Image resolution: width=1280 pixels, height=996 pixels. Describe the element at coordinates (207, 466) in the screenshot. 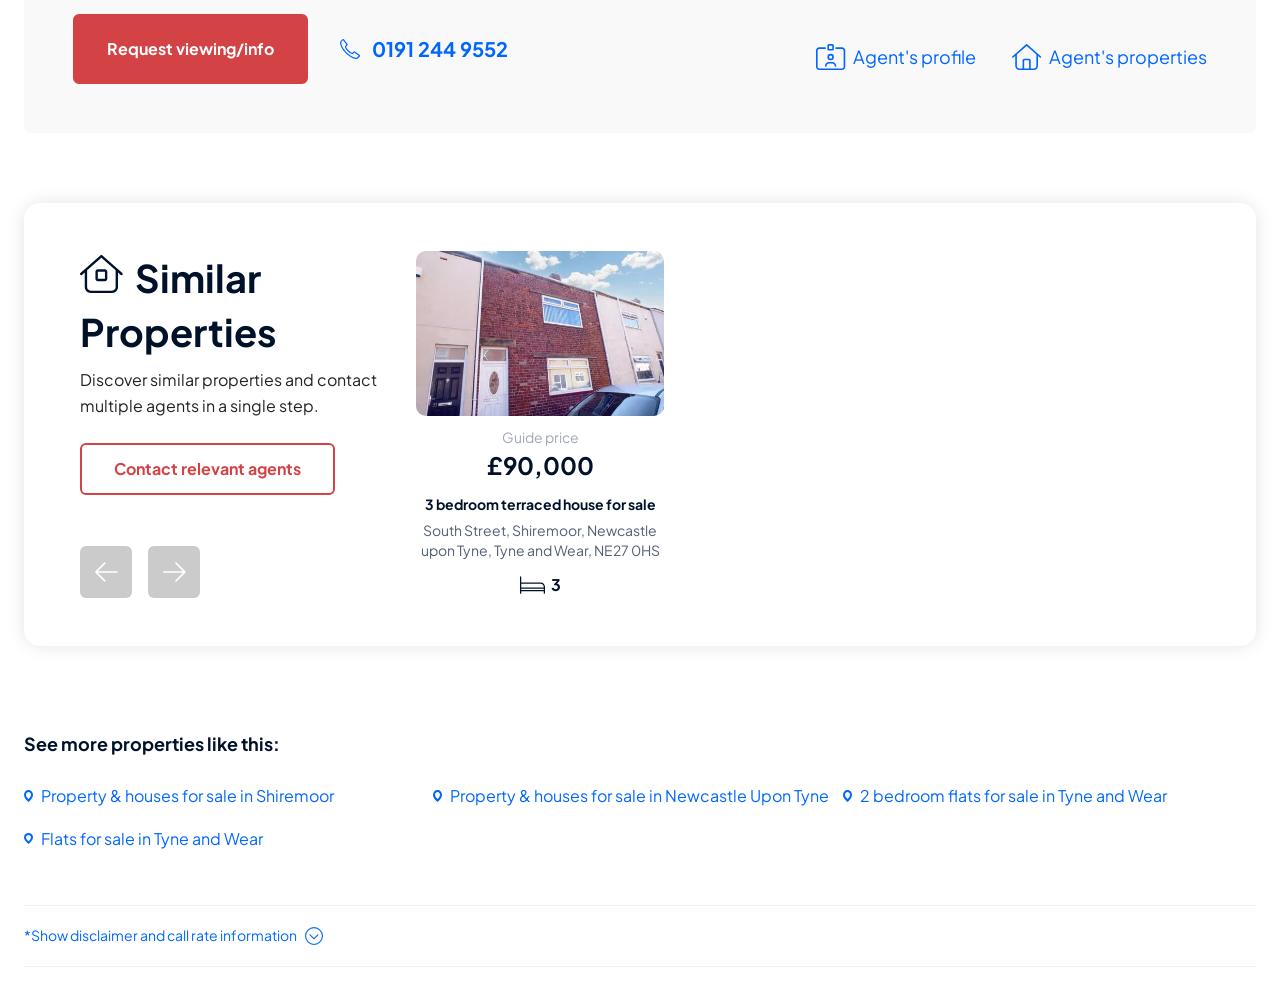

I see `'Contact relevant agents'` at that location.